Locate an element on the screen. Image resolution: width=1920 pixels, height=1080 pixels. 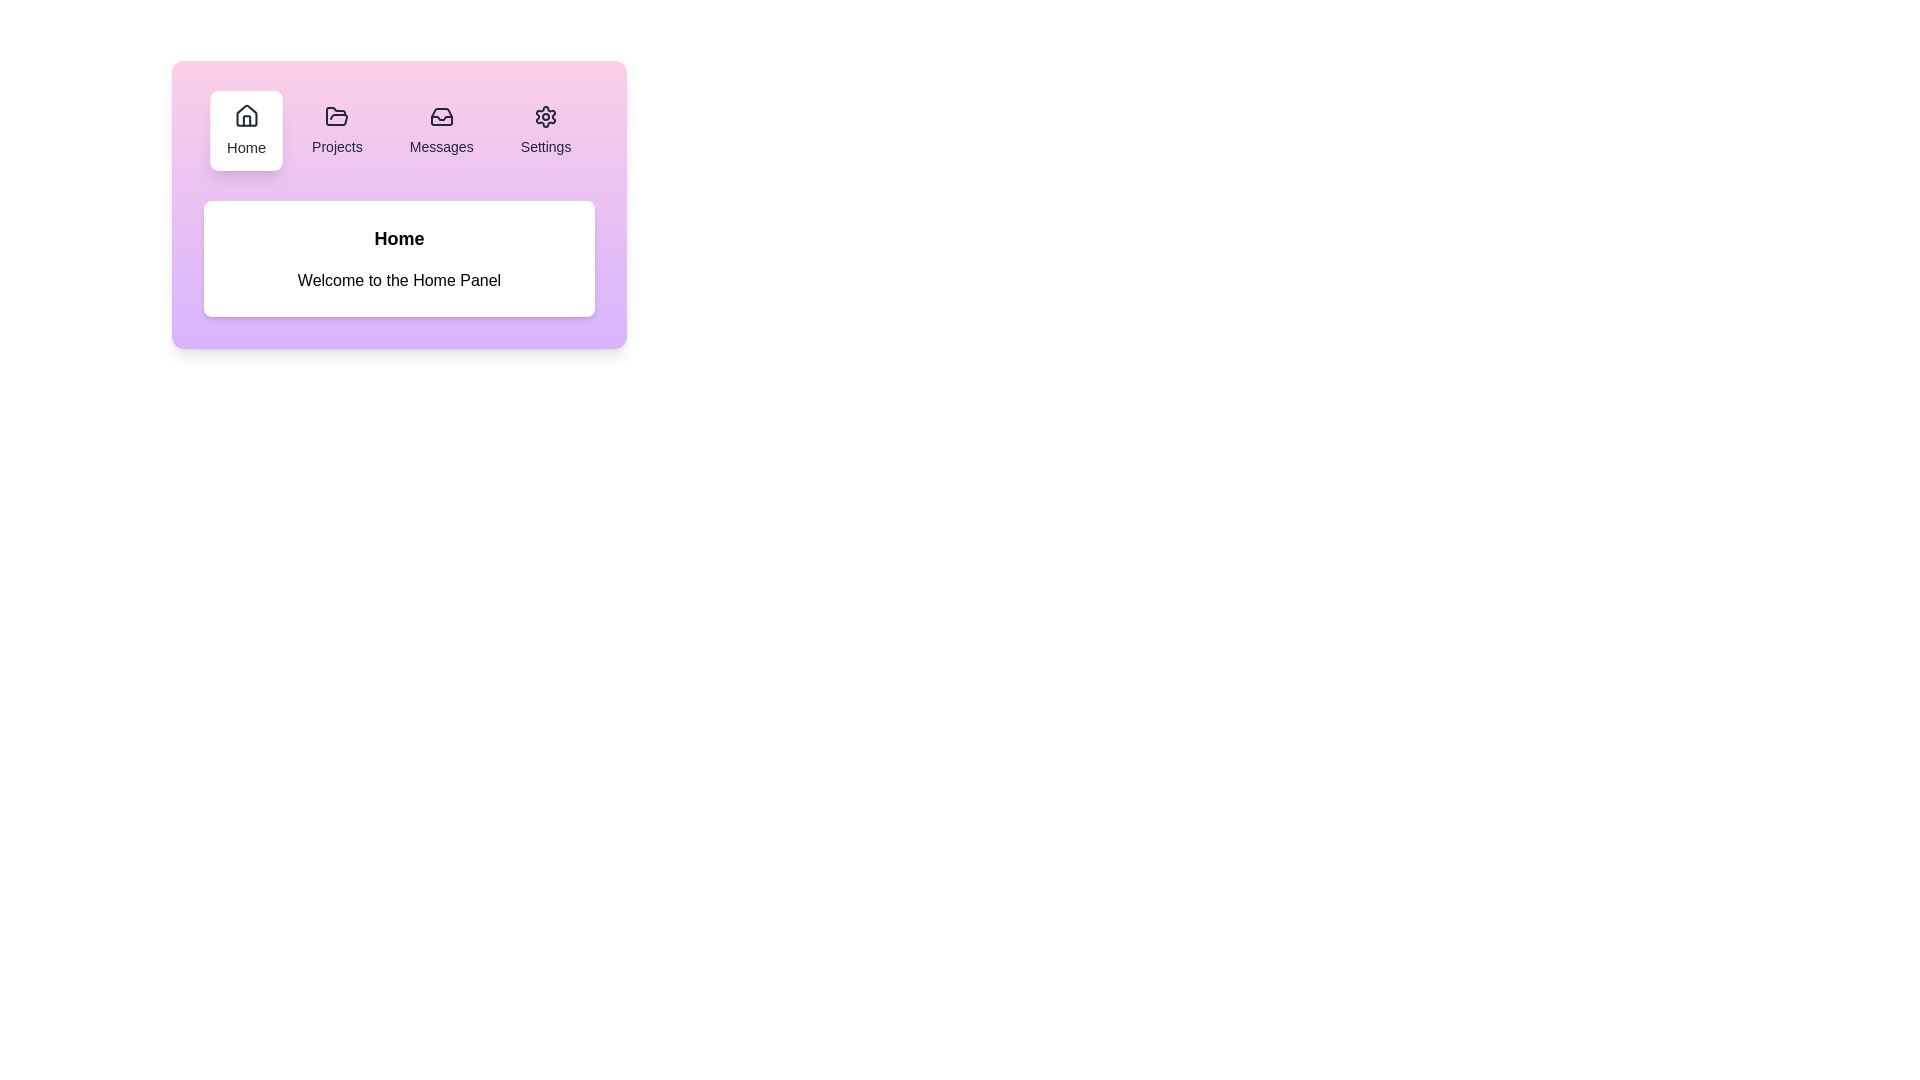
the 'Projects' button, which is a vertically-oriented button with a folder icon and soft rounded corners is located at coordinates (337, 131).